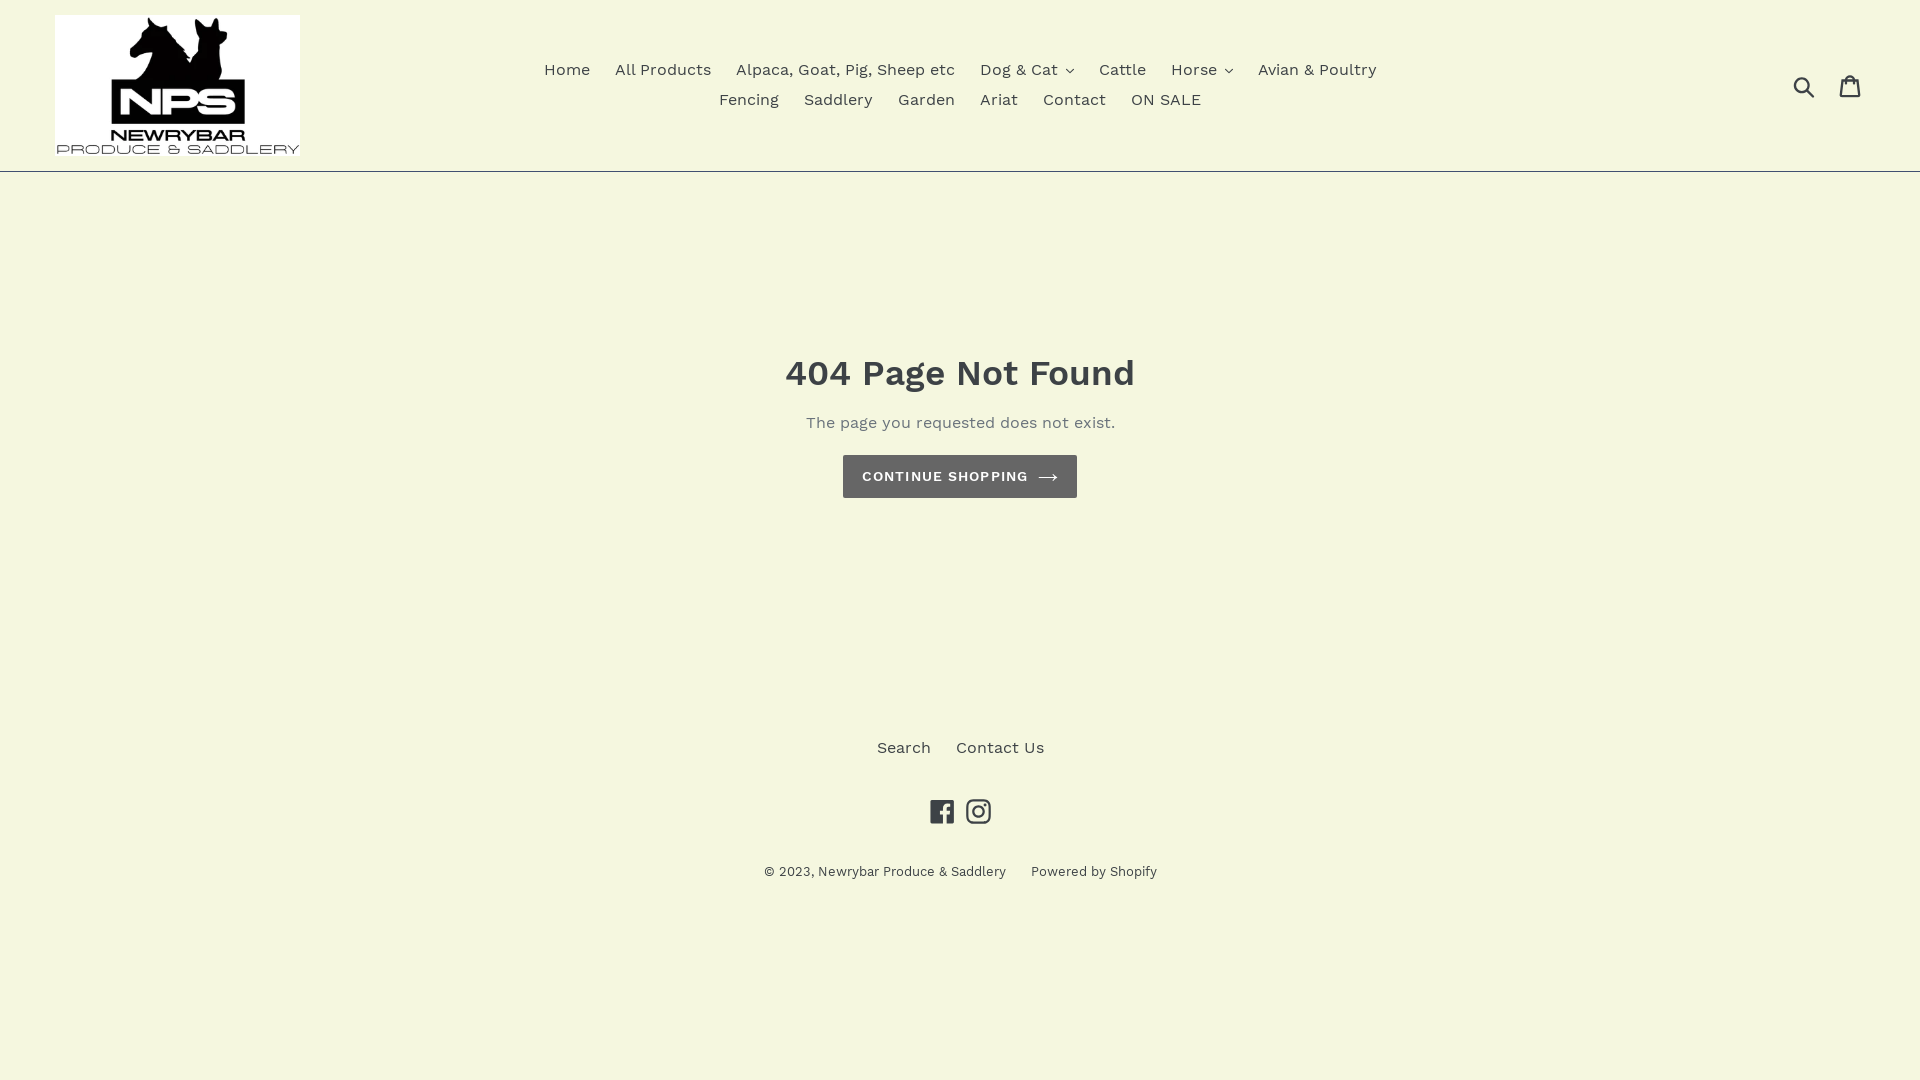 Image resolution: width=1920 pixels, height=1080 pixels. What do you see at coordinates (1805, 83) in the screenshot?
I see `'Submit'` at bounding box center [1805, 83].